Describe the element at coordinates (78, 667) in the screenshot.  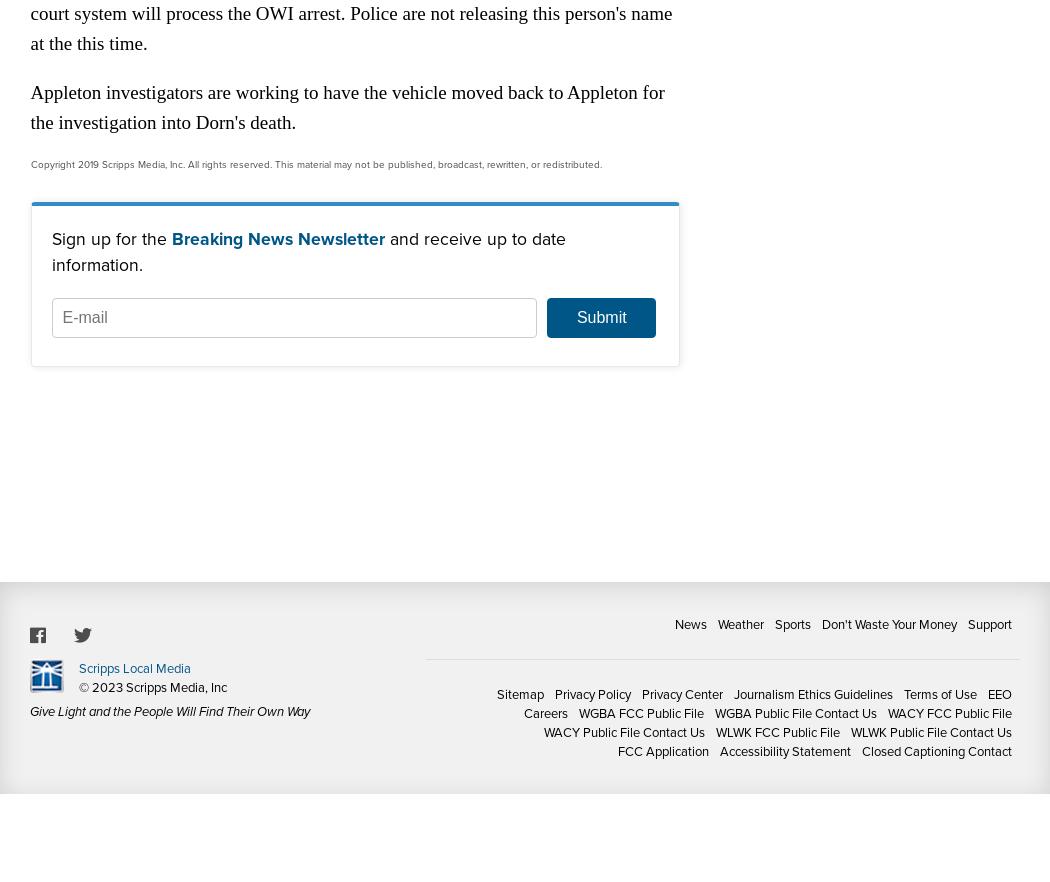
I see `'Scripps Local Media'` at that location.